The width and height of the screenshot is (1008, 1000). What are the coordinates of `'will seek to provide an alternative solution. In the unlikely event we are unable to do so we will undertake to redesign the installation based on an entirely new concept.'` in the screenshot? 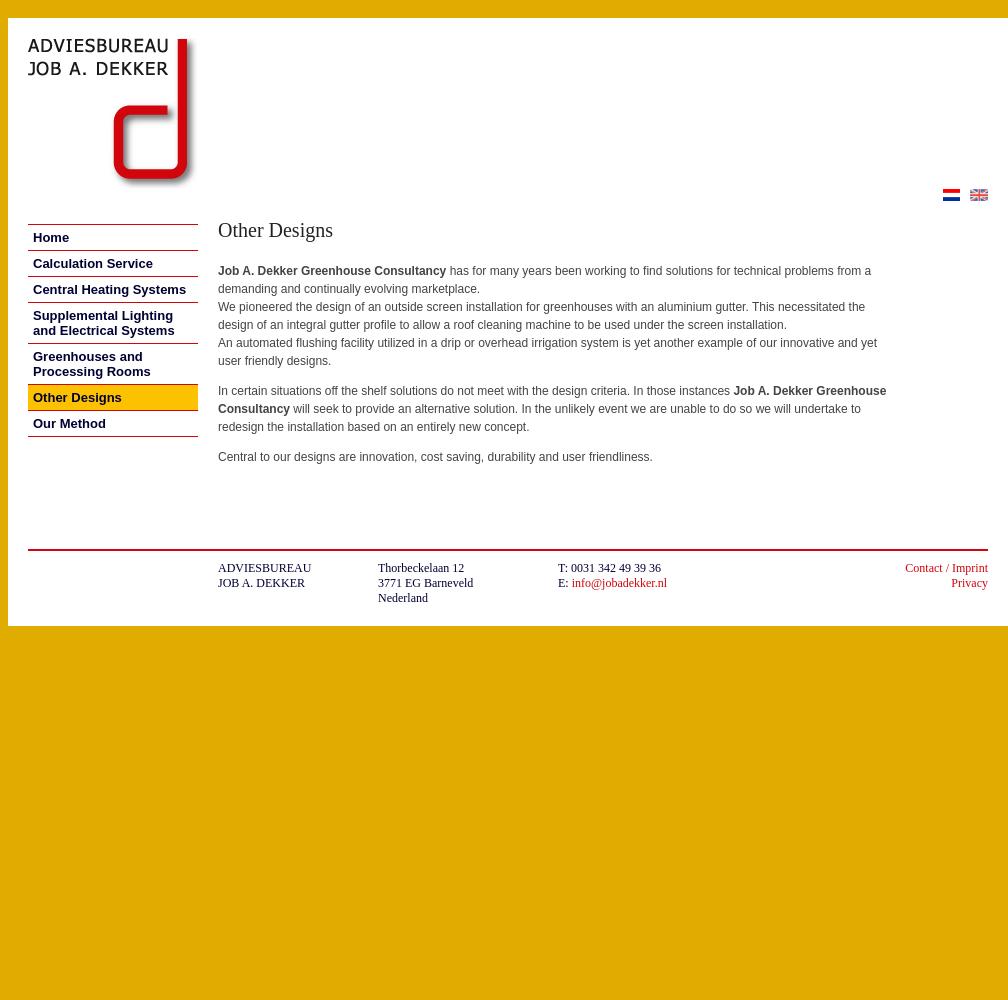 It's located at (218, 418).